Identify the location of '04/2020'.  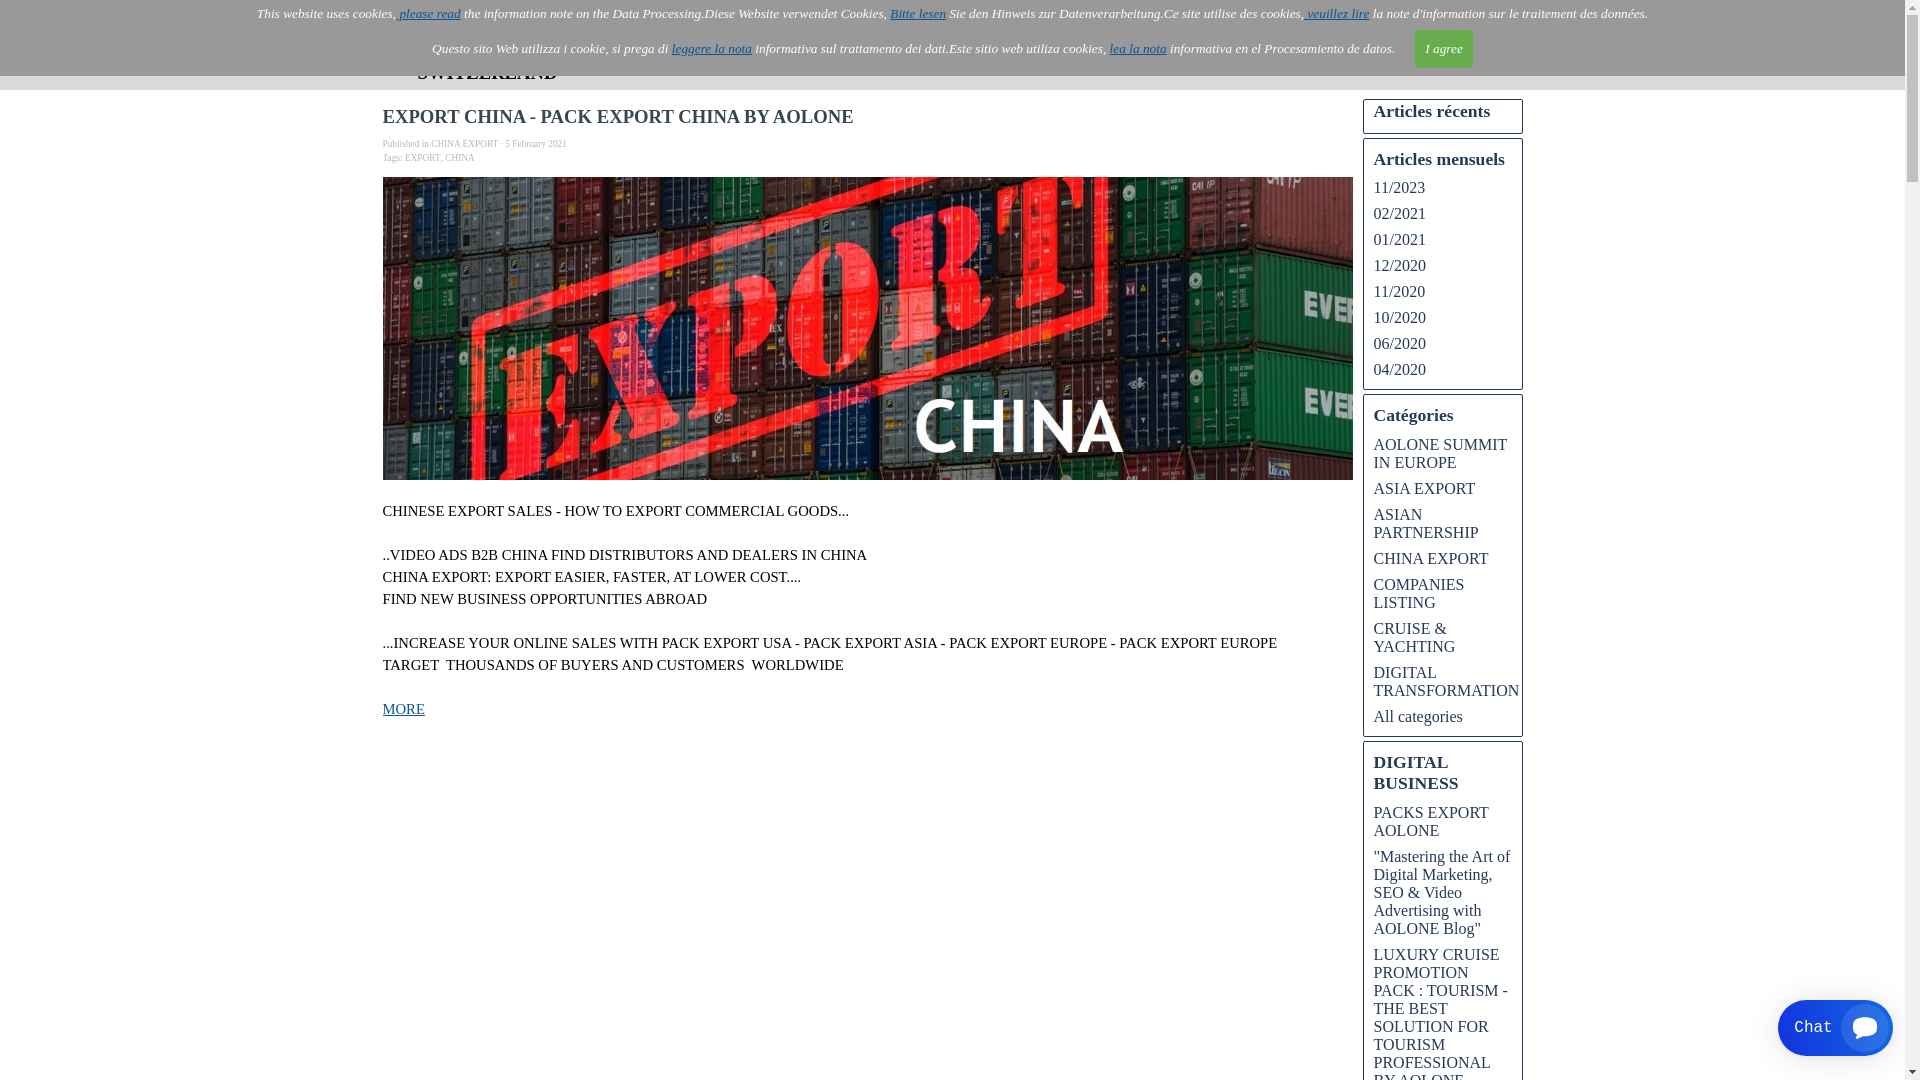
(1399, 369).